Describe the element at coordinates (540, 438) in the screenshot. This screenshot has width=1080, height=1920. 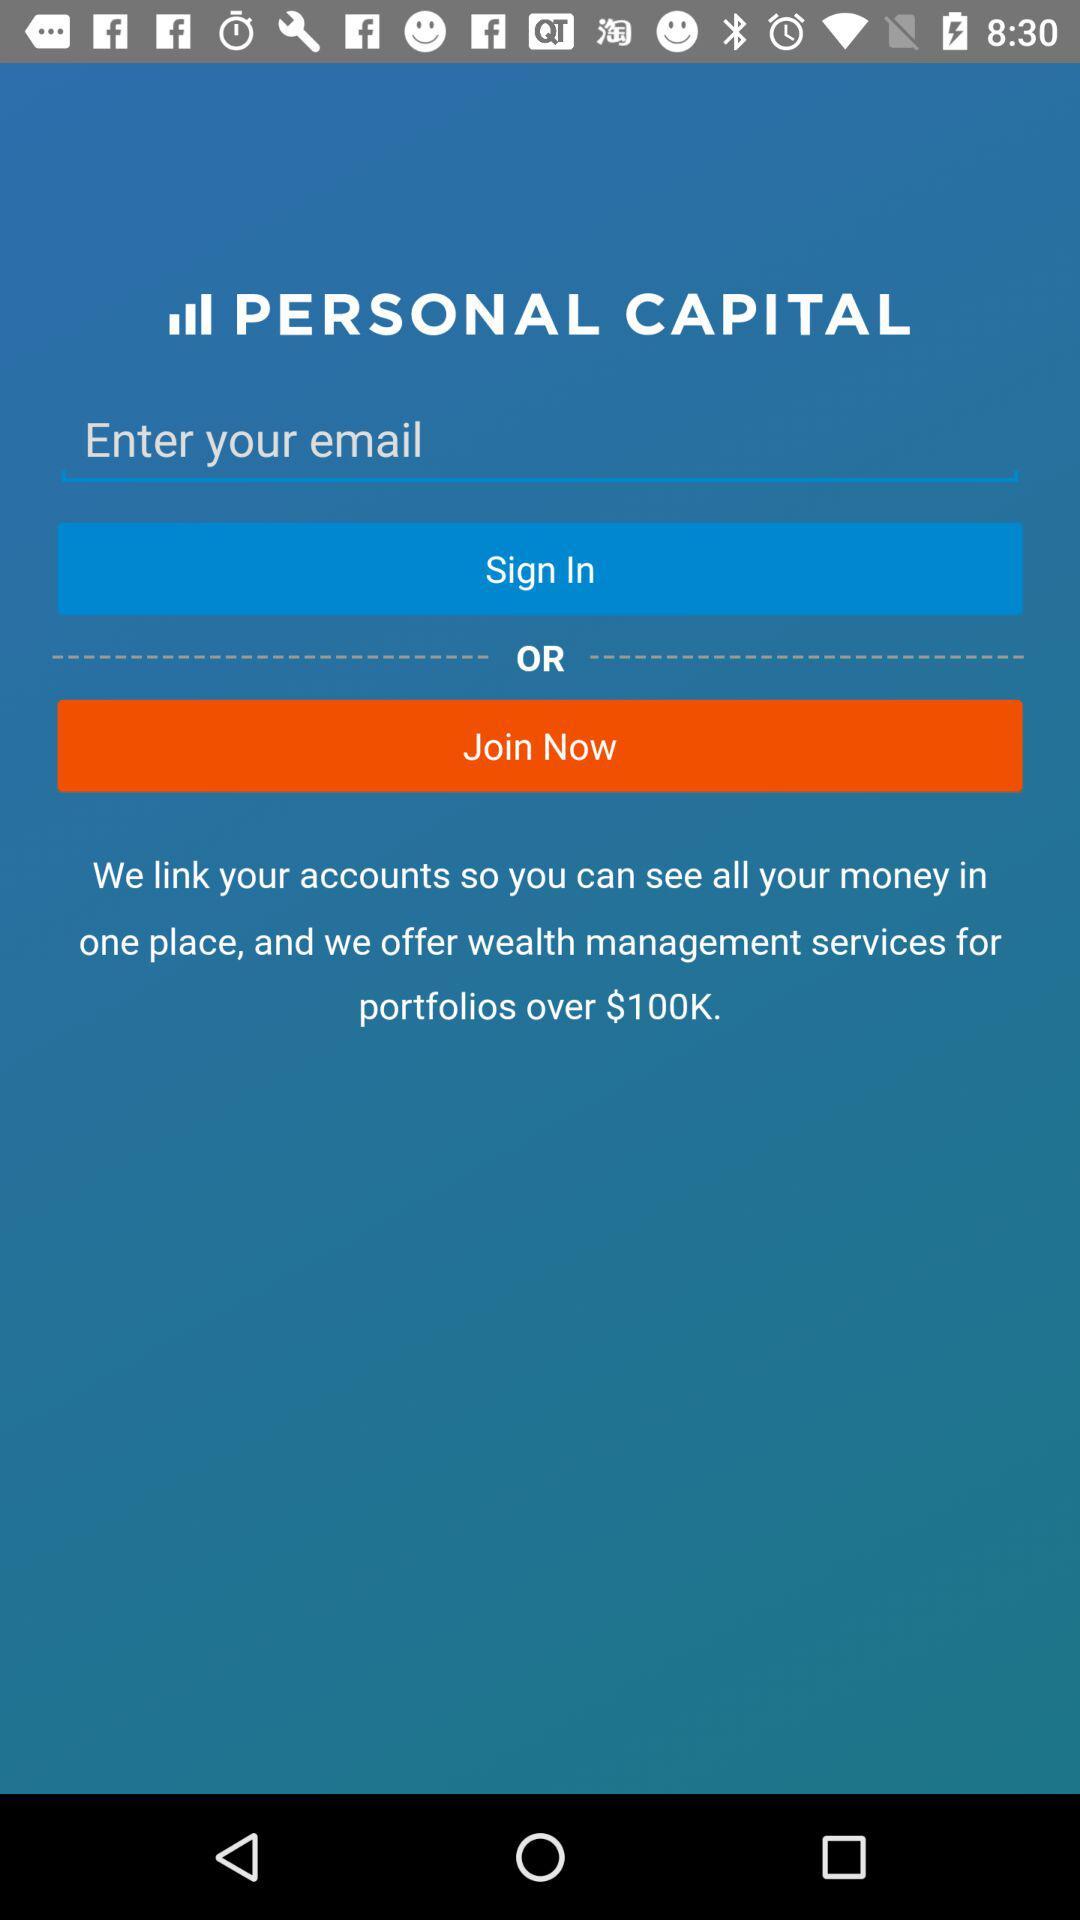
I see `email option` at that location.